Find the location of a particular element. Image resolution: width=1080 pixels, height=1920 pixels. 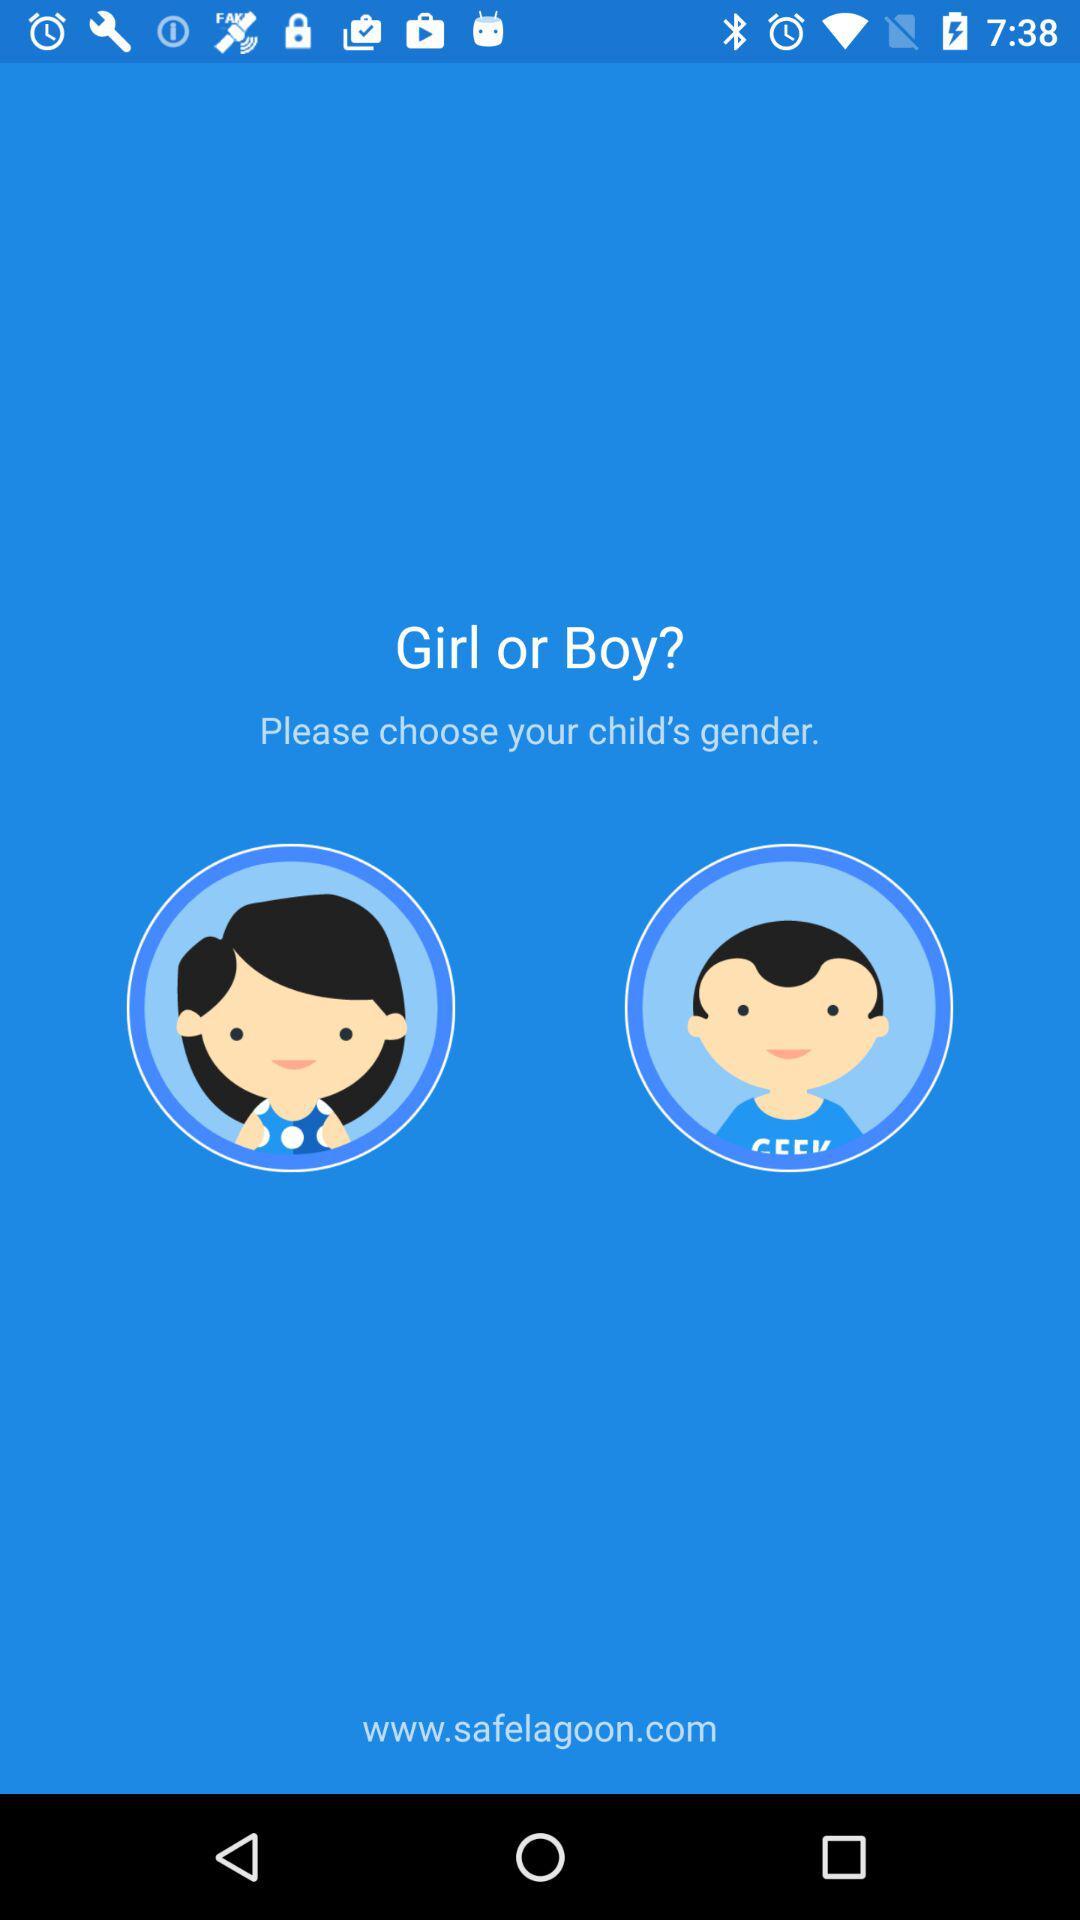

choose boy for prompt is located at coordinates (788, 1009).